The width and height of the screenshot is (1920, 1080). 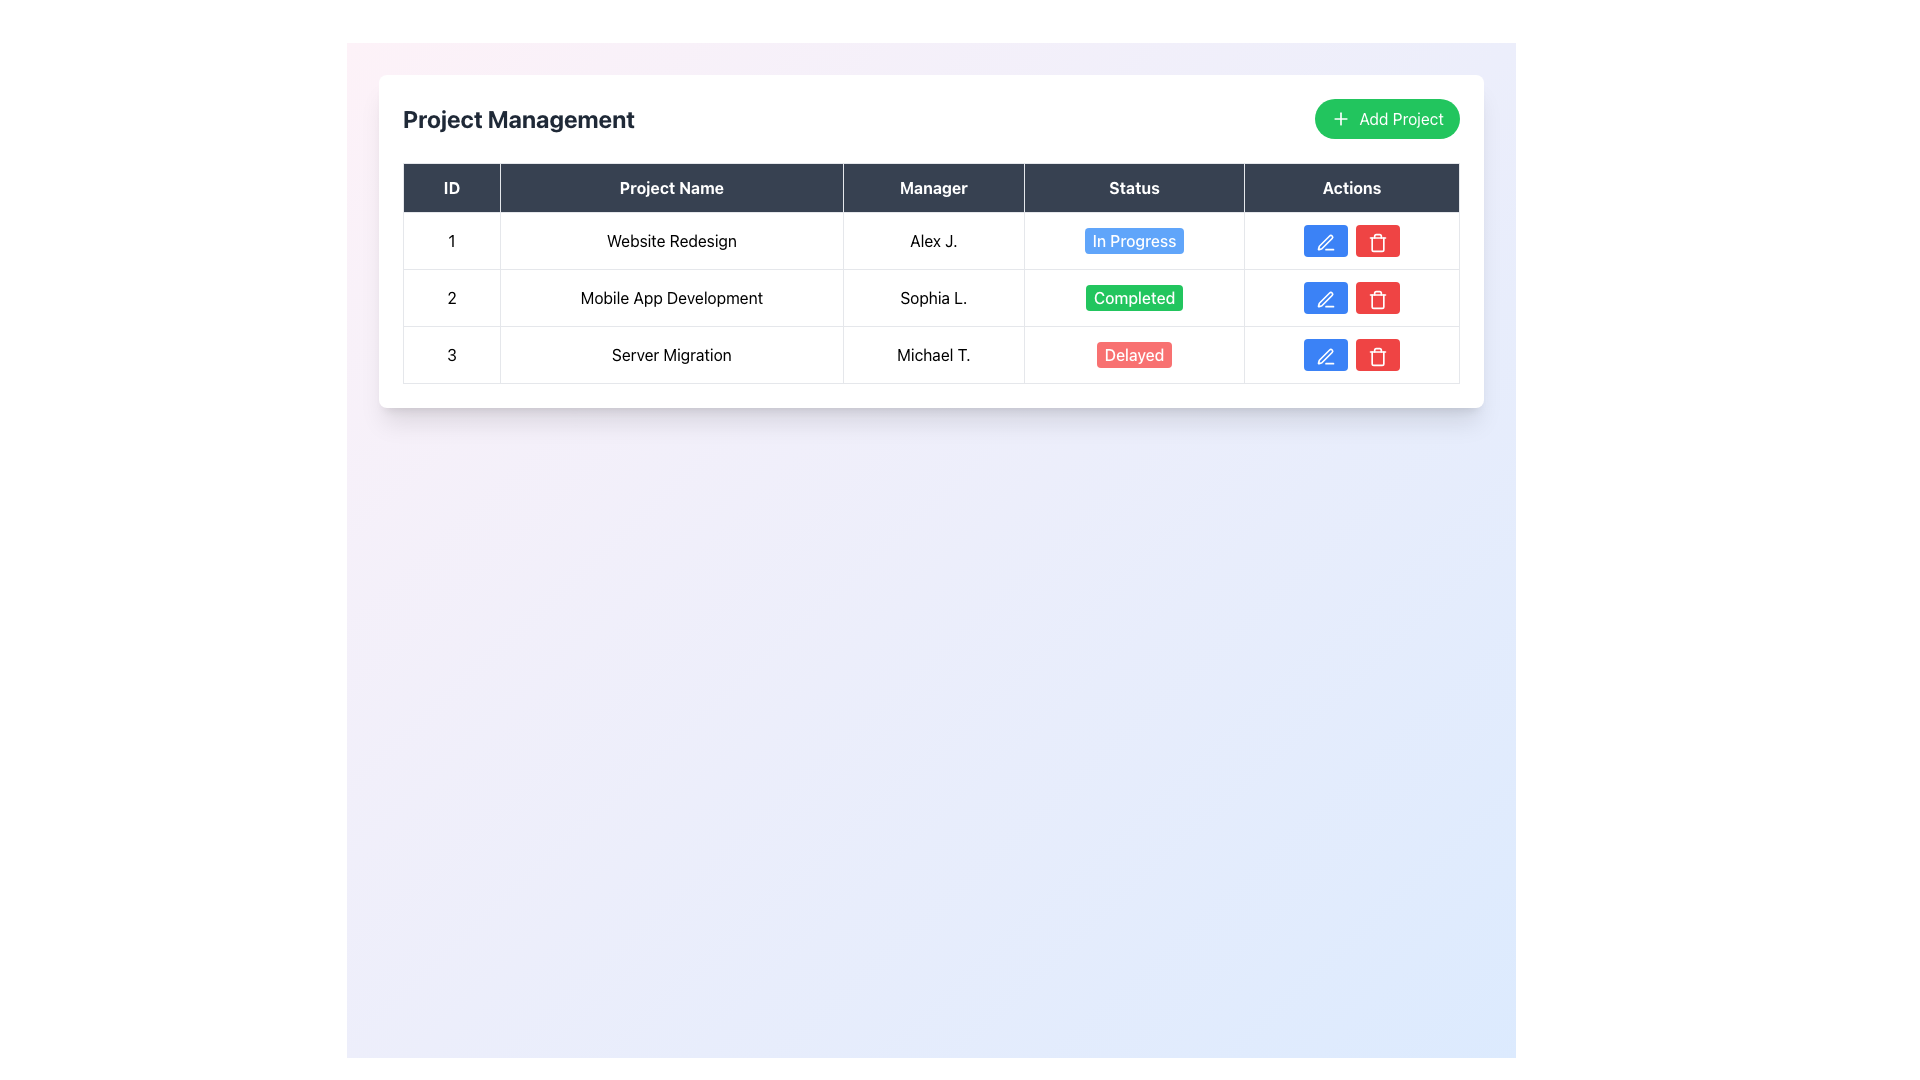 What do you see at coordinates (450, 239) in the screenshot?
I see `the Text Cell displaying the digit '1' in bold style, located in the first row under the 'ID' column of the Project Management table` at bounding box center [450, 239].